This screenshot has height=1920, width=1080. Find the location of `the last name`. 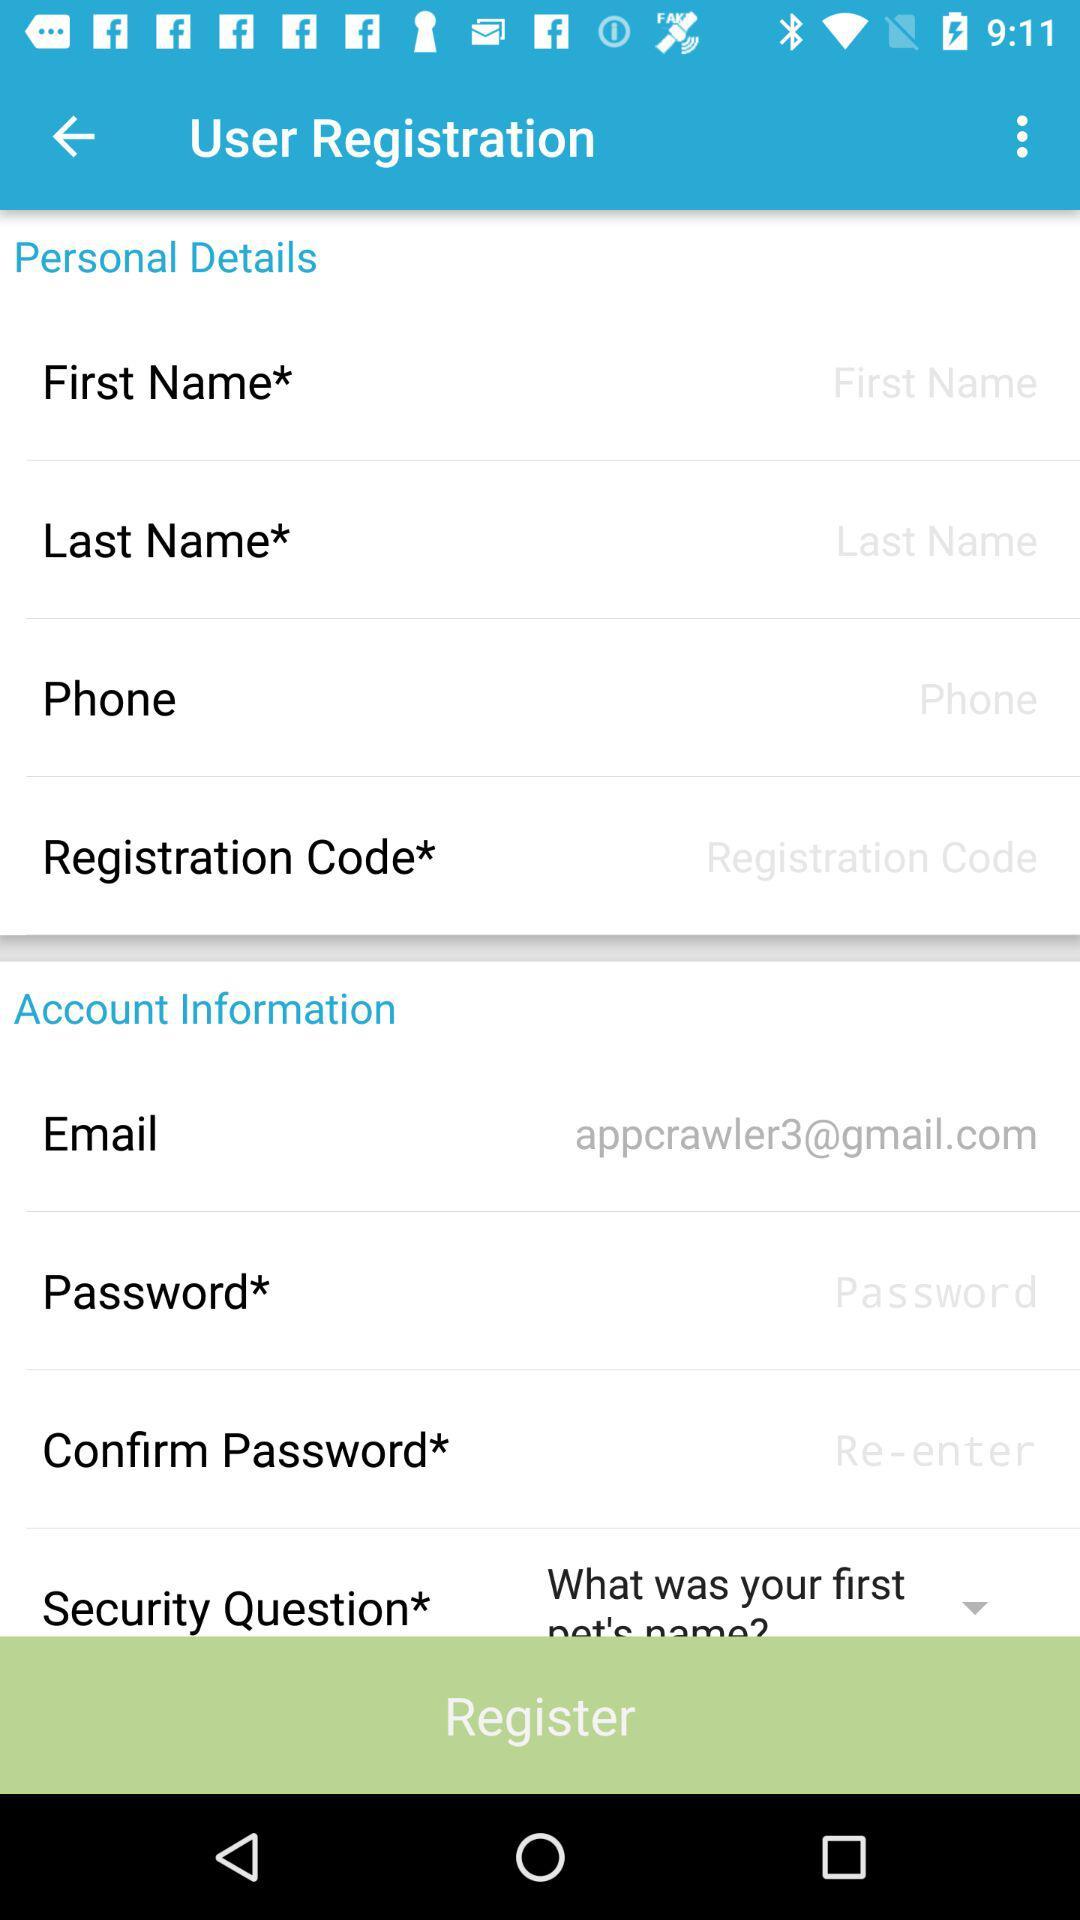

the last name is located at coordinates (791, 539).